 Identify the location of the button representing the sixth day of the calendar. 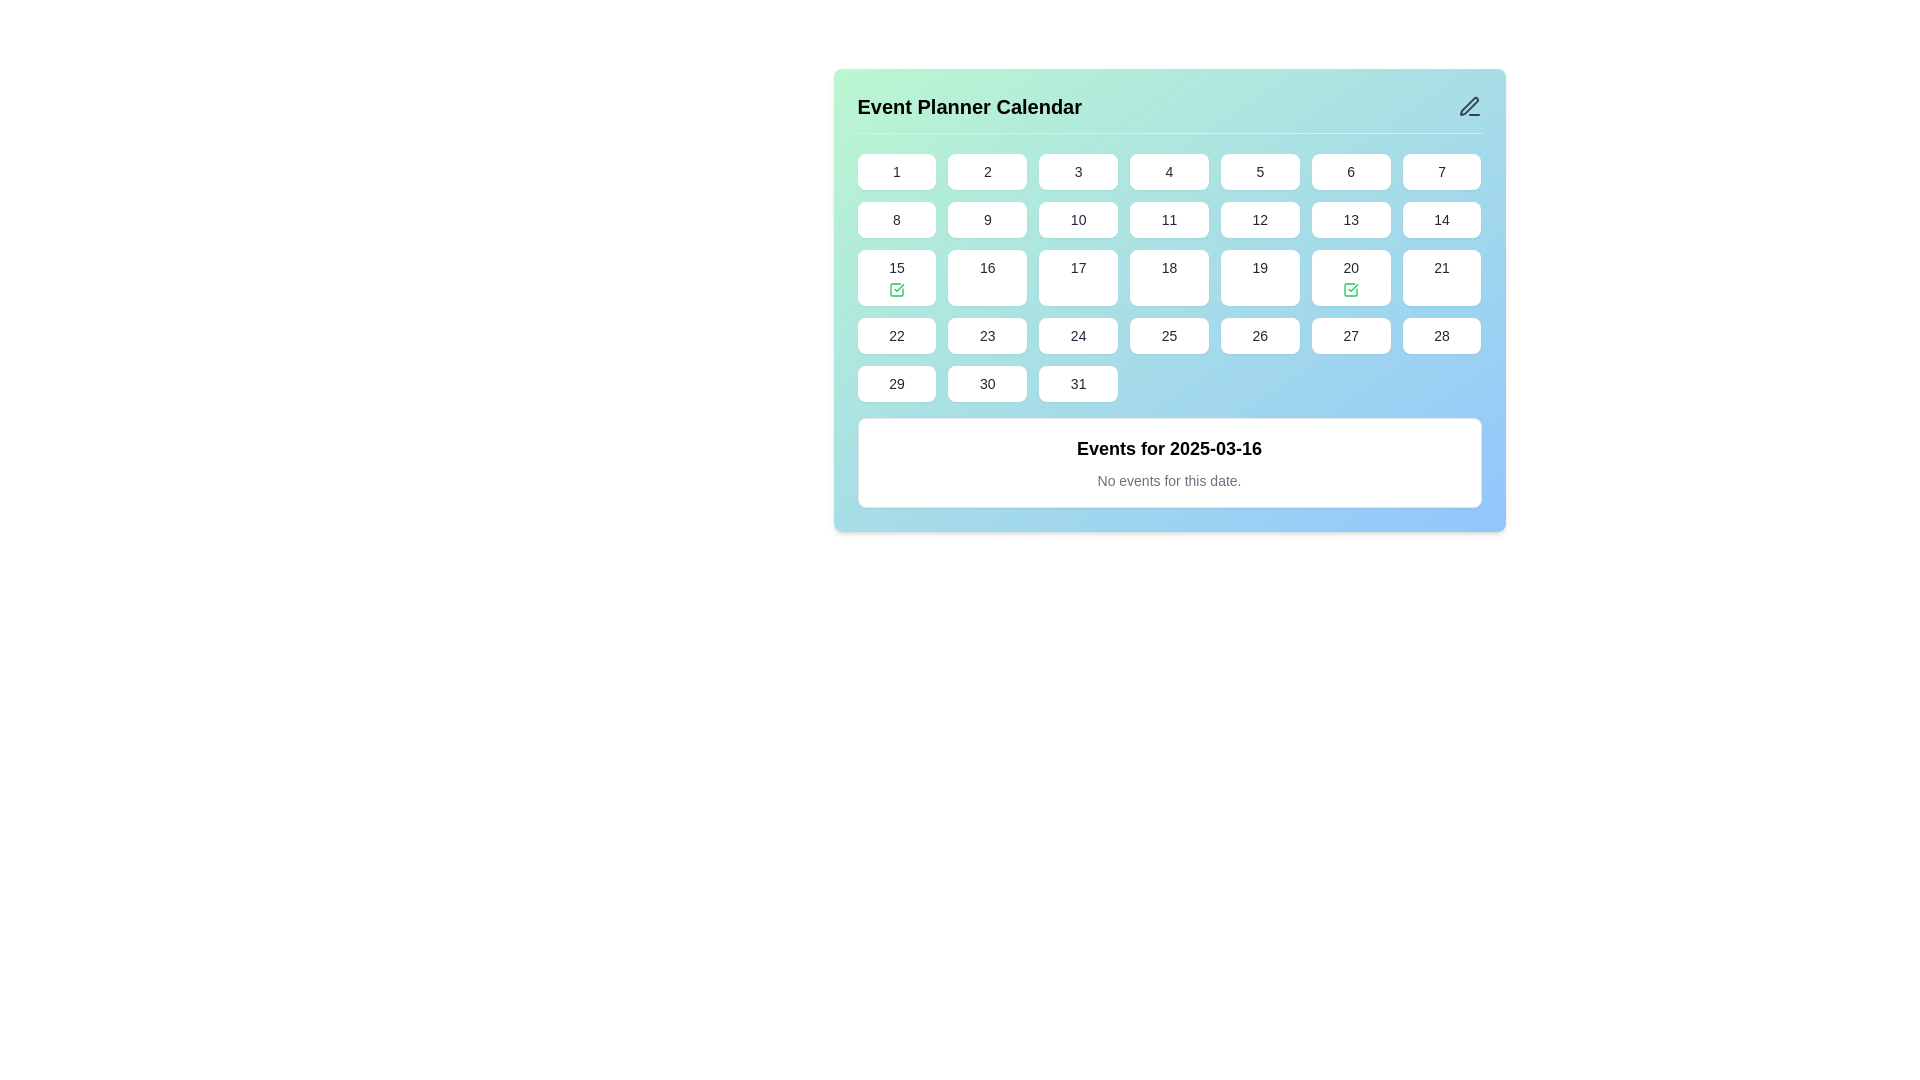
(1351, 171).